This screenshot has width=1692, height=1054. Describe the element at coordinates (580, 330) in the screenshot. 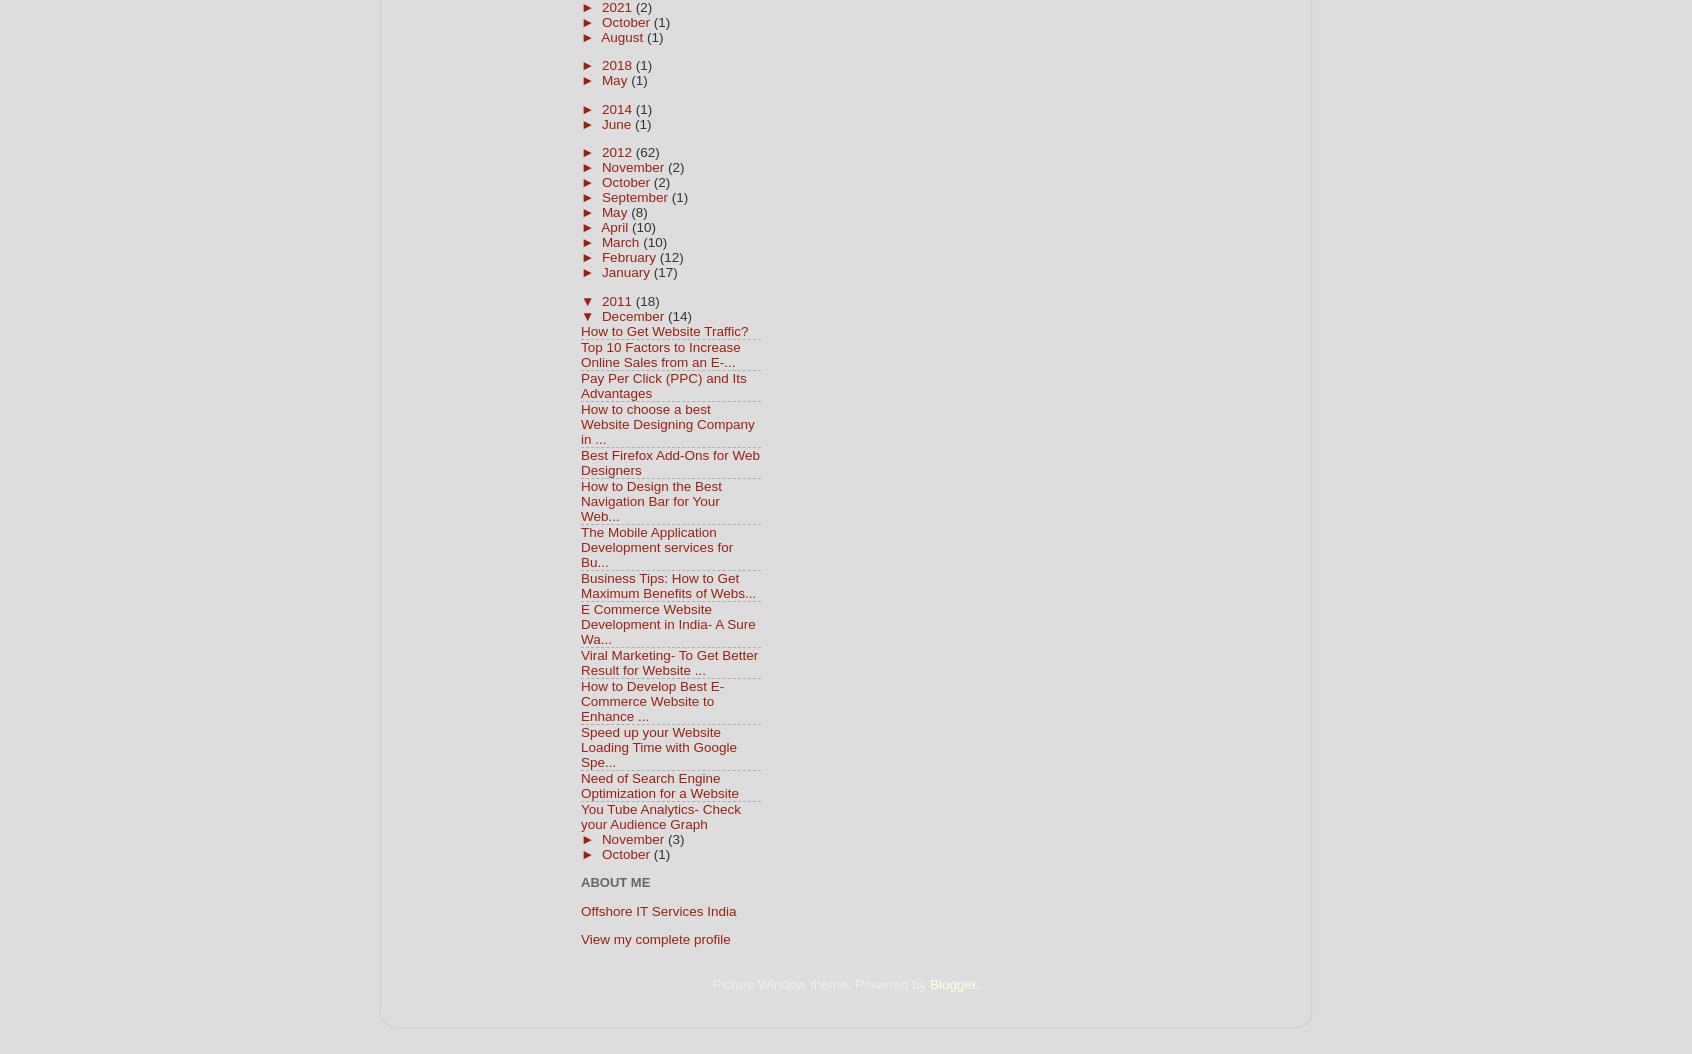

I see `'How to Get Website Traffic?'` at that location.